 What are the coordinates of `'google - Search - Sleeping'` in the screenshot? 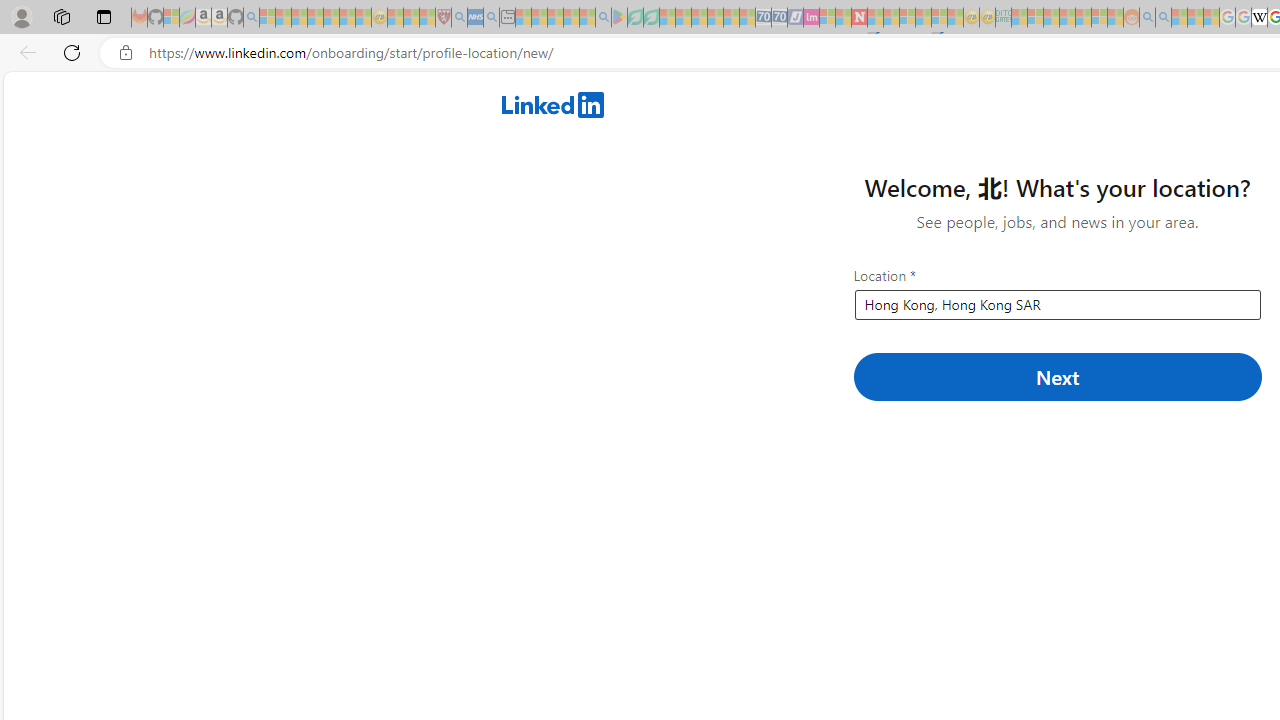 It's located at (602, 17).